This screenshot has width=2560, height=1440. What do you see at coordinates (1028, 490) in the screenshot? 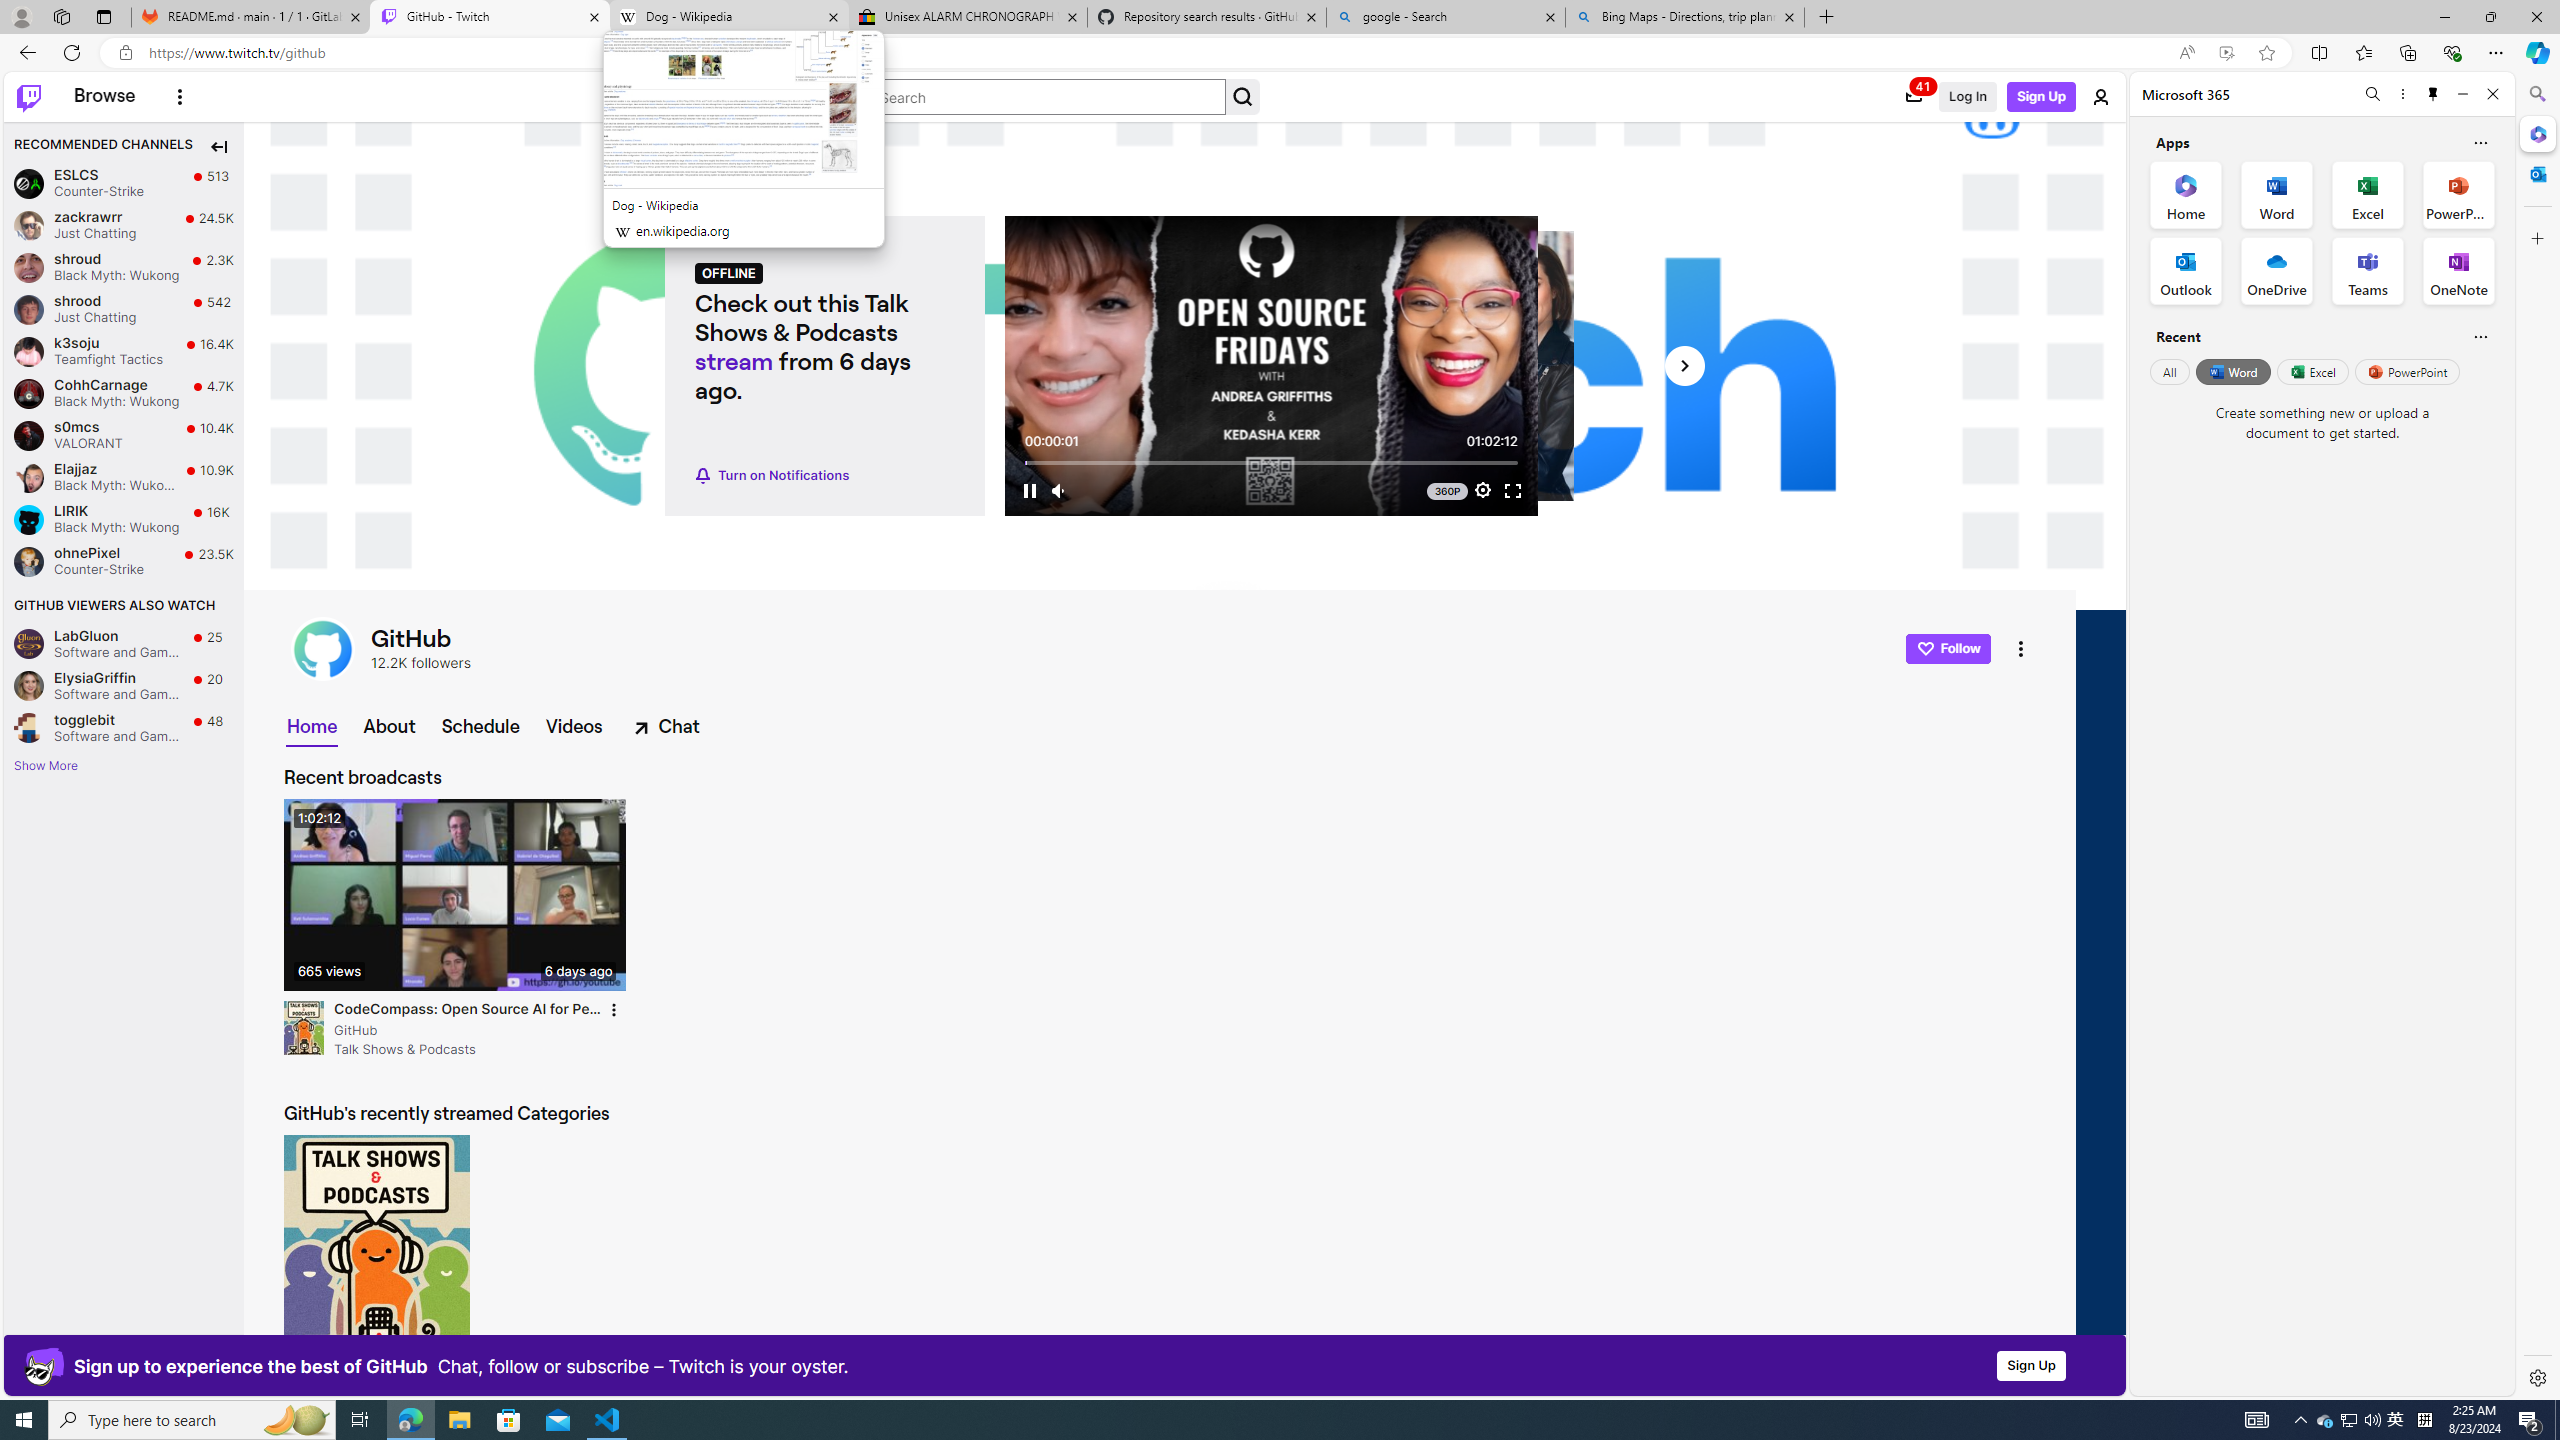
I see `'Pause (space/k)'` at bounding box center [1028, 490].